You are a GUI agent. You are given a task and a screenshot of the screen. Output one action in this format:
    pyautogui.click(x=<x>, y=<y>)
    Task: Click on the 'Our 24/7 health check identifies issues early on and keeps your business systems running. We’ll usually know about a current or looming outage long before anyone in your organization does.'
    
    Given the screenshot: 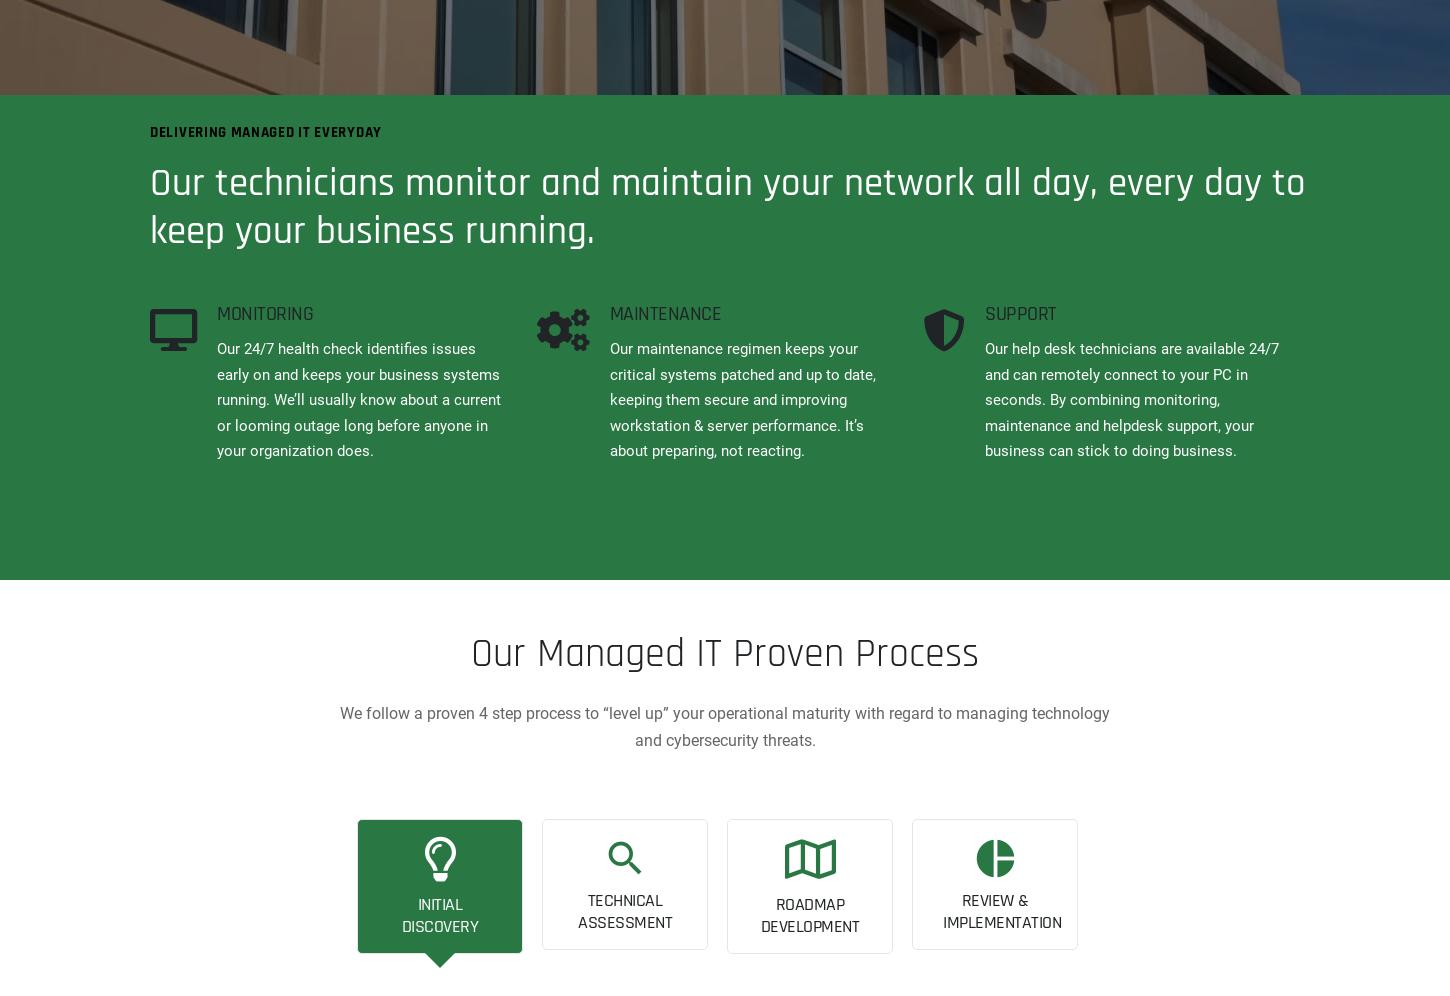 What is the action you would take?
    pyautogui.click(x=359, y=398)
    